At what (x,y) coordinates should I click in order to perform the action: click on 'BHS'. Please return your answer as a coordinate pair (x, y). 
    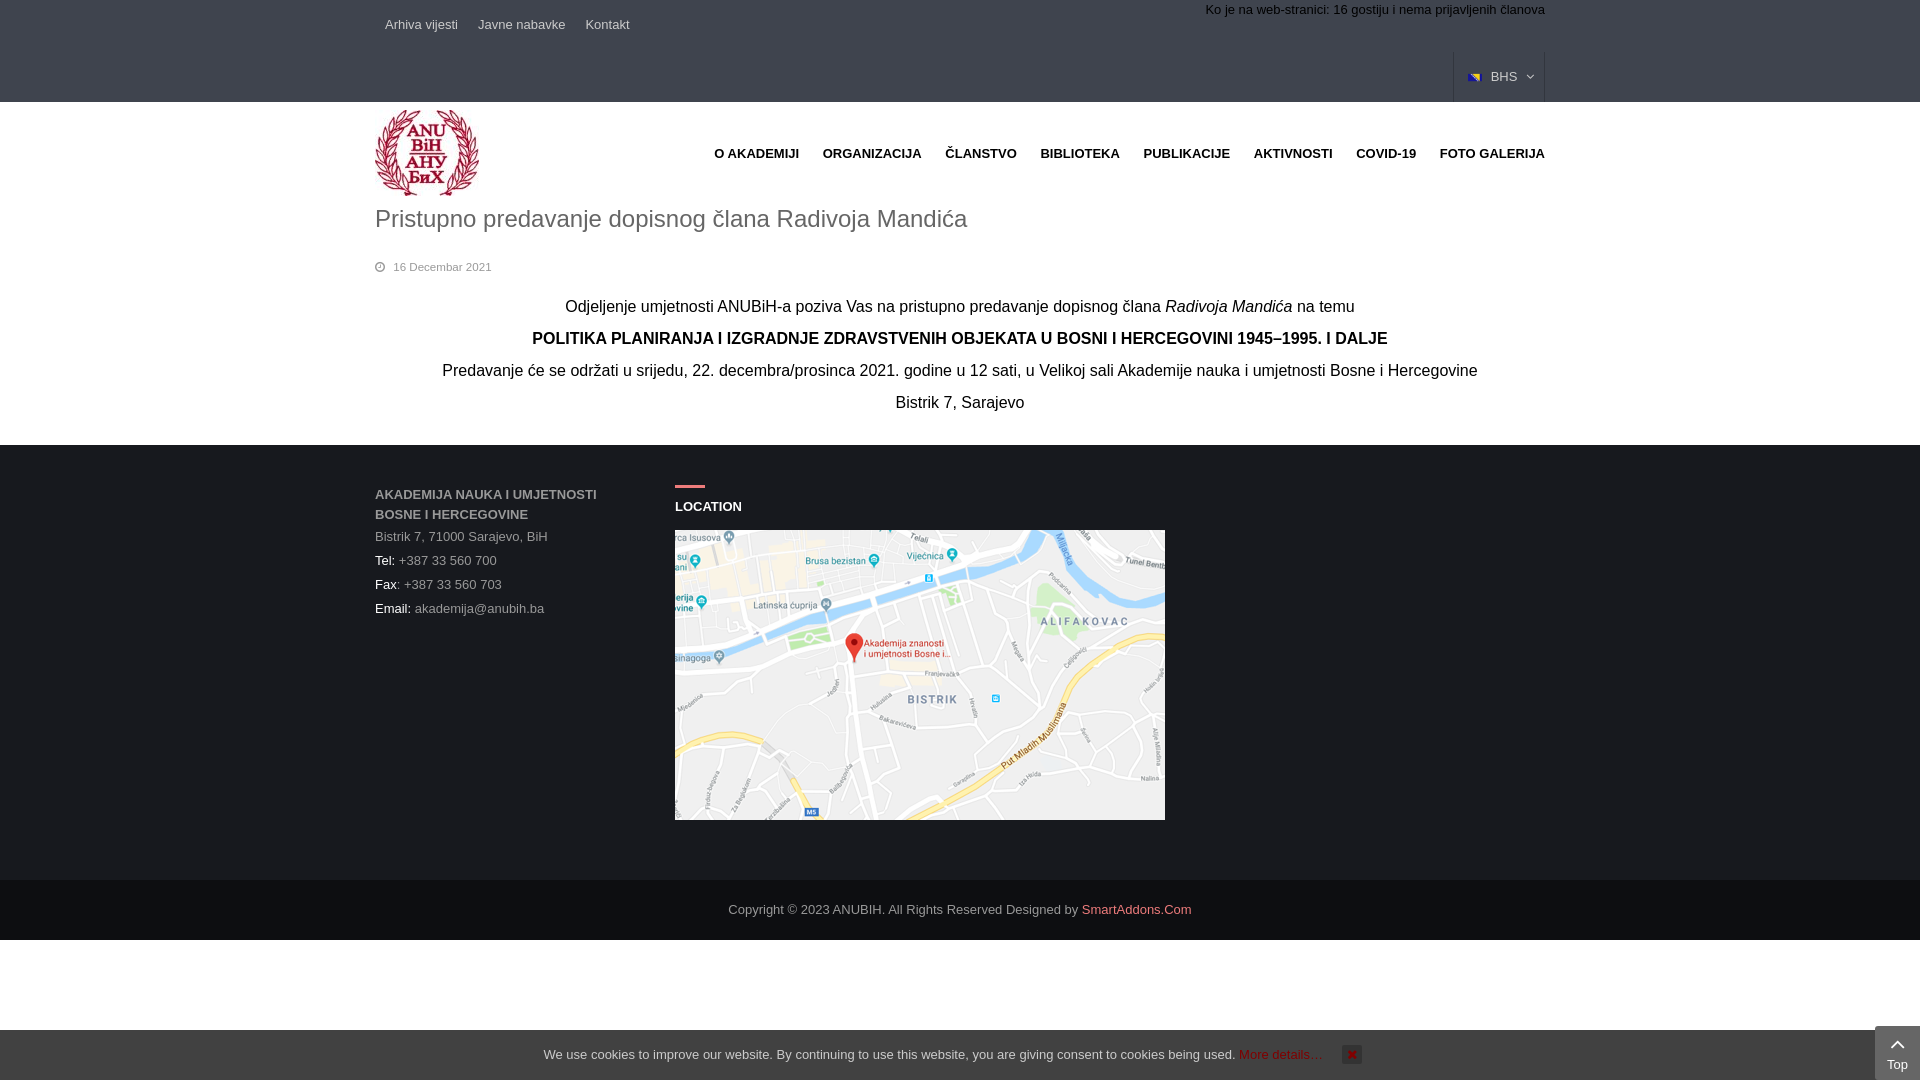
    Looking at the image, I should click on (1474, 76).